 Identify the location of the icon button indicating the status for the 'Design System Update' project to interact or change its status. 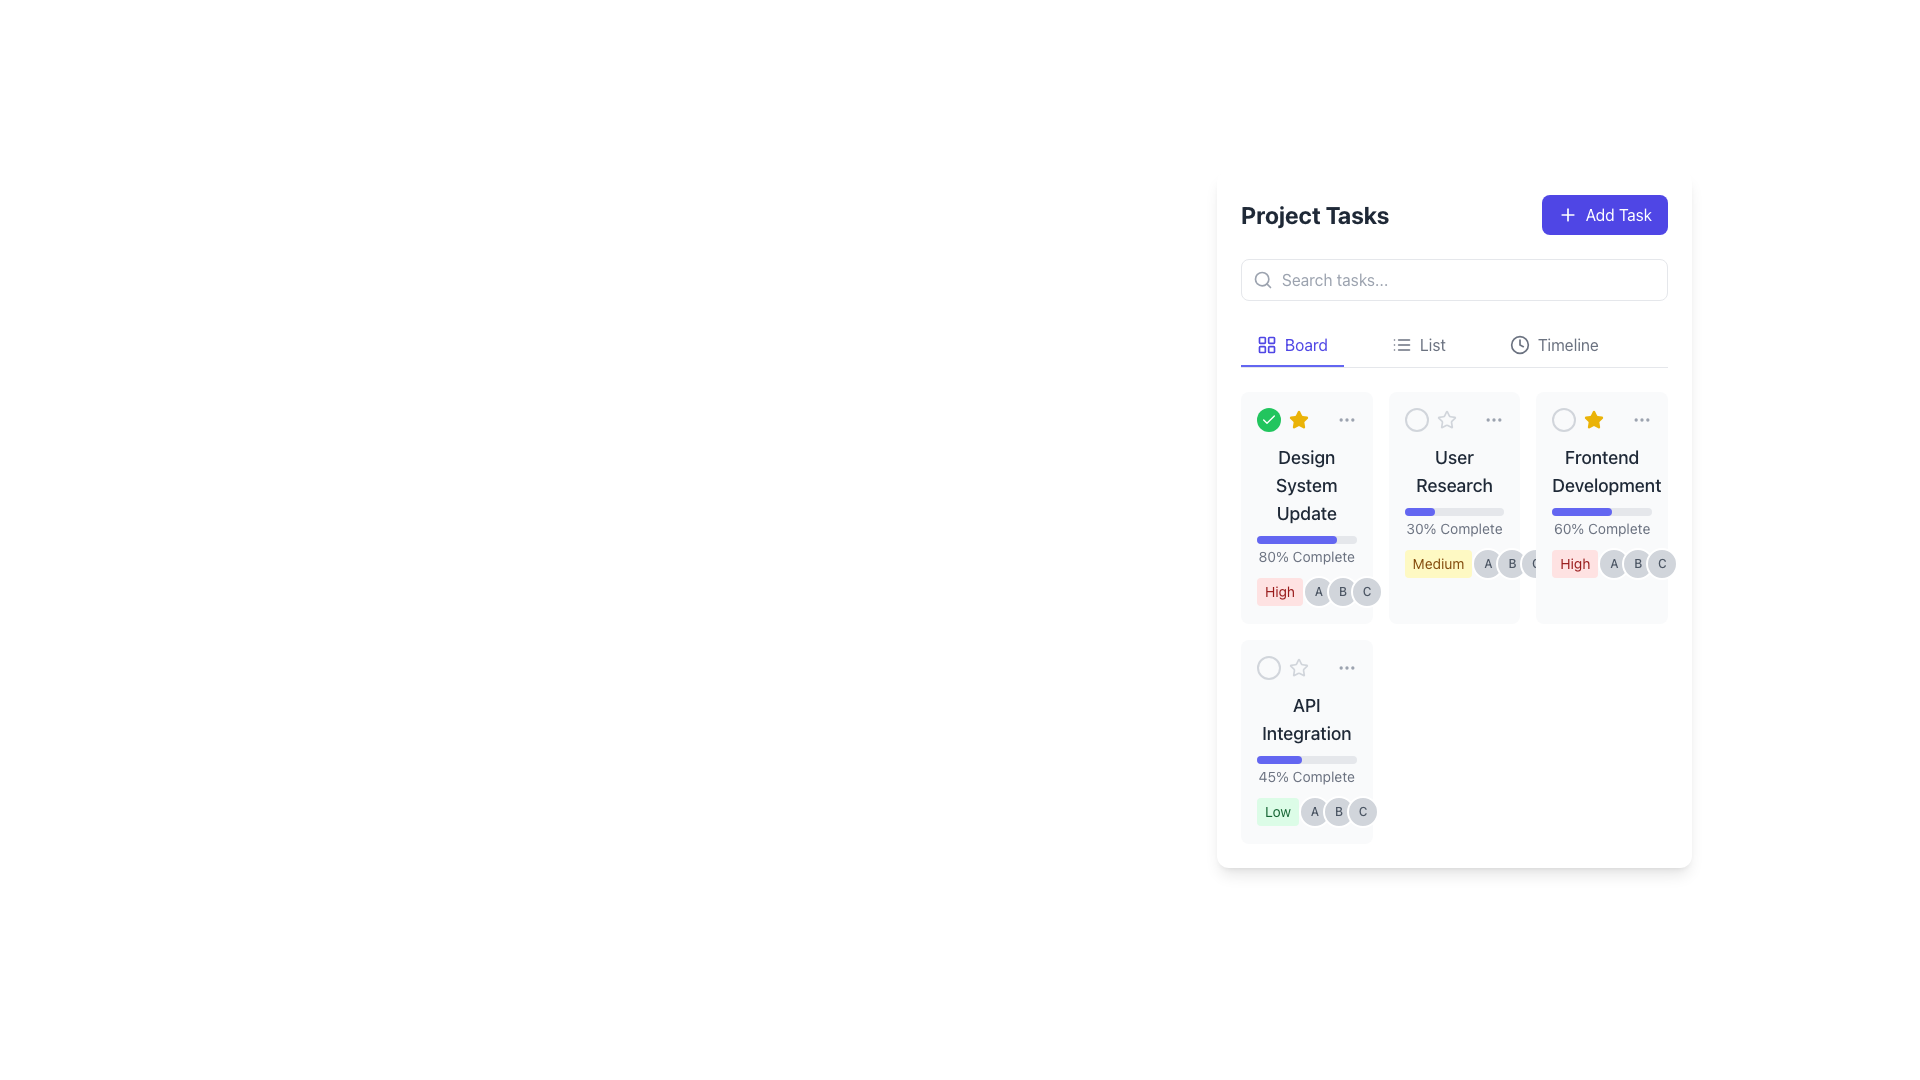
(1267, 419).